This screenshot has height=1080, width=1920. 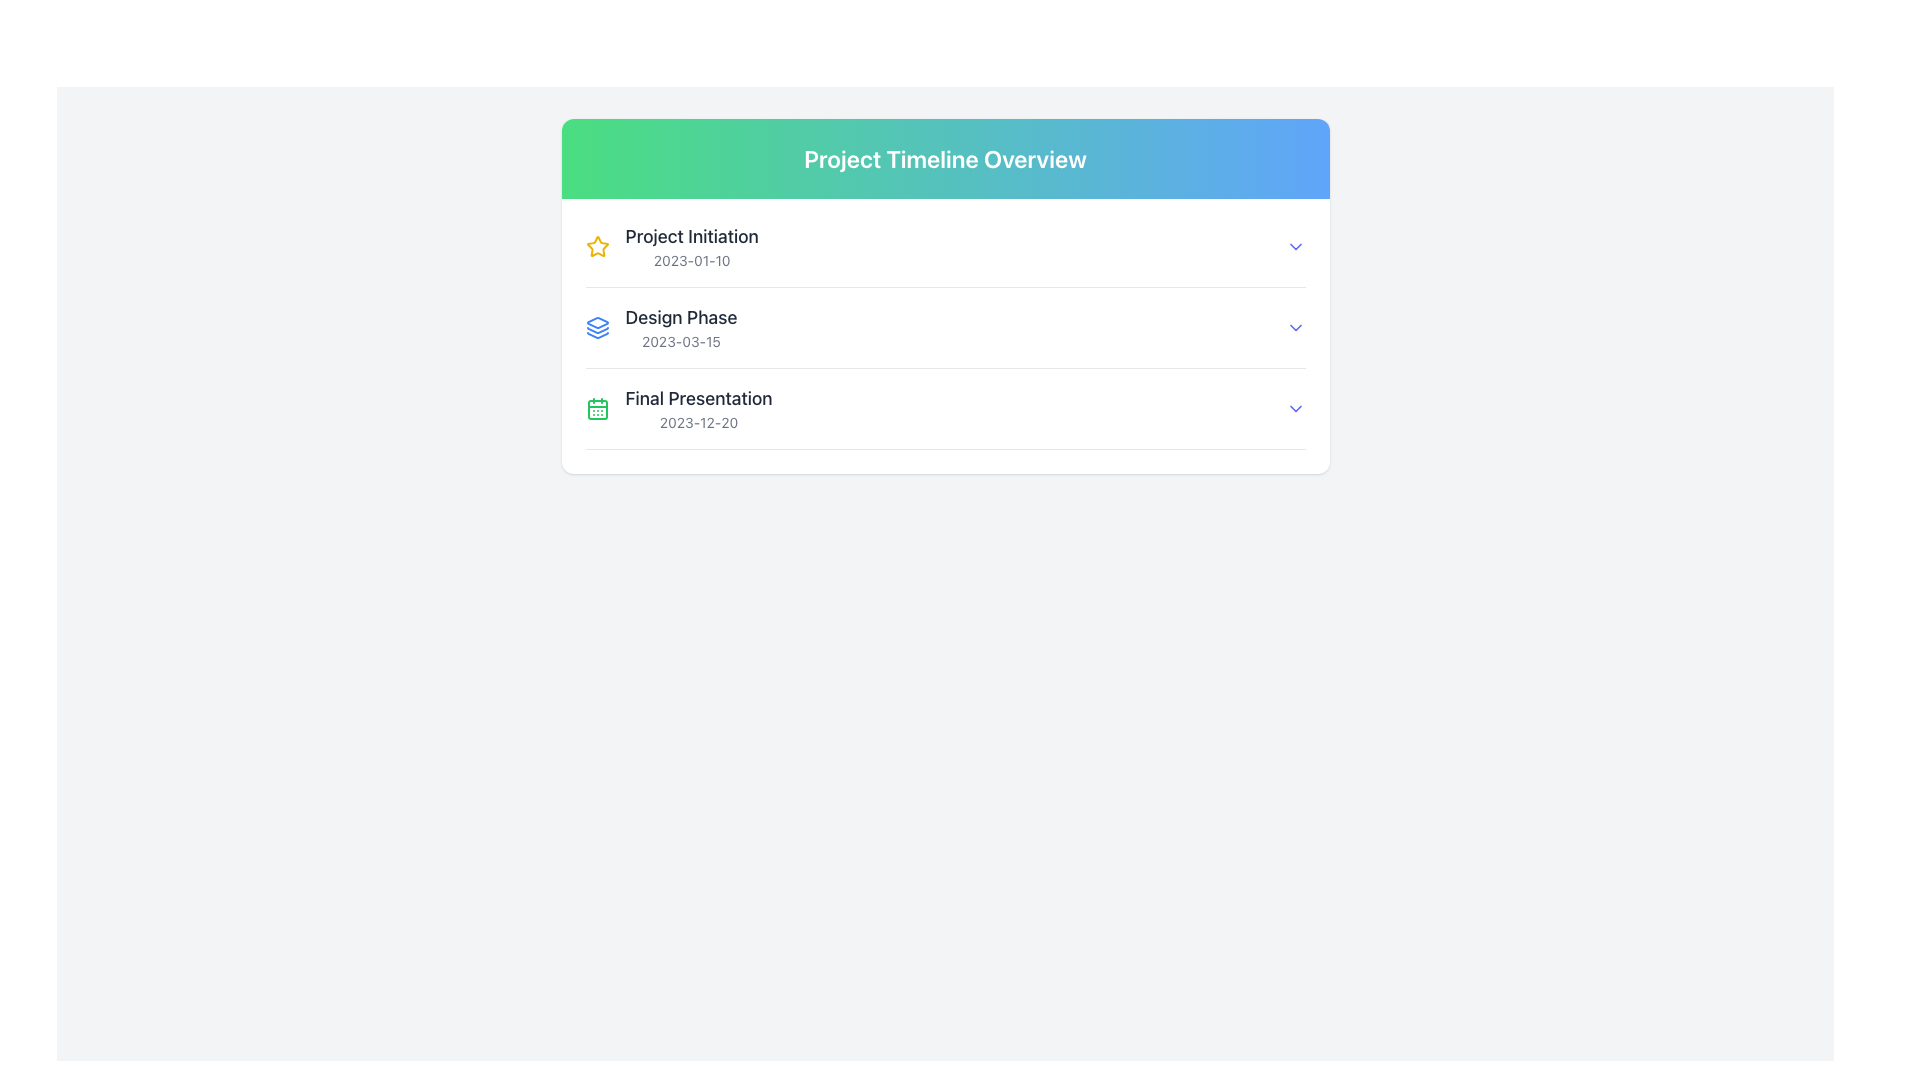 What do you see at coordinates (672, 245) in the screenshot?
I see `the list item labeled 'Project Initiation' with the associated date '2023-01-10'` at bounding box center [672, 245].